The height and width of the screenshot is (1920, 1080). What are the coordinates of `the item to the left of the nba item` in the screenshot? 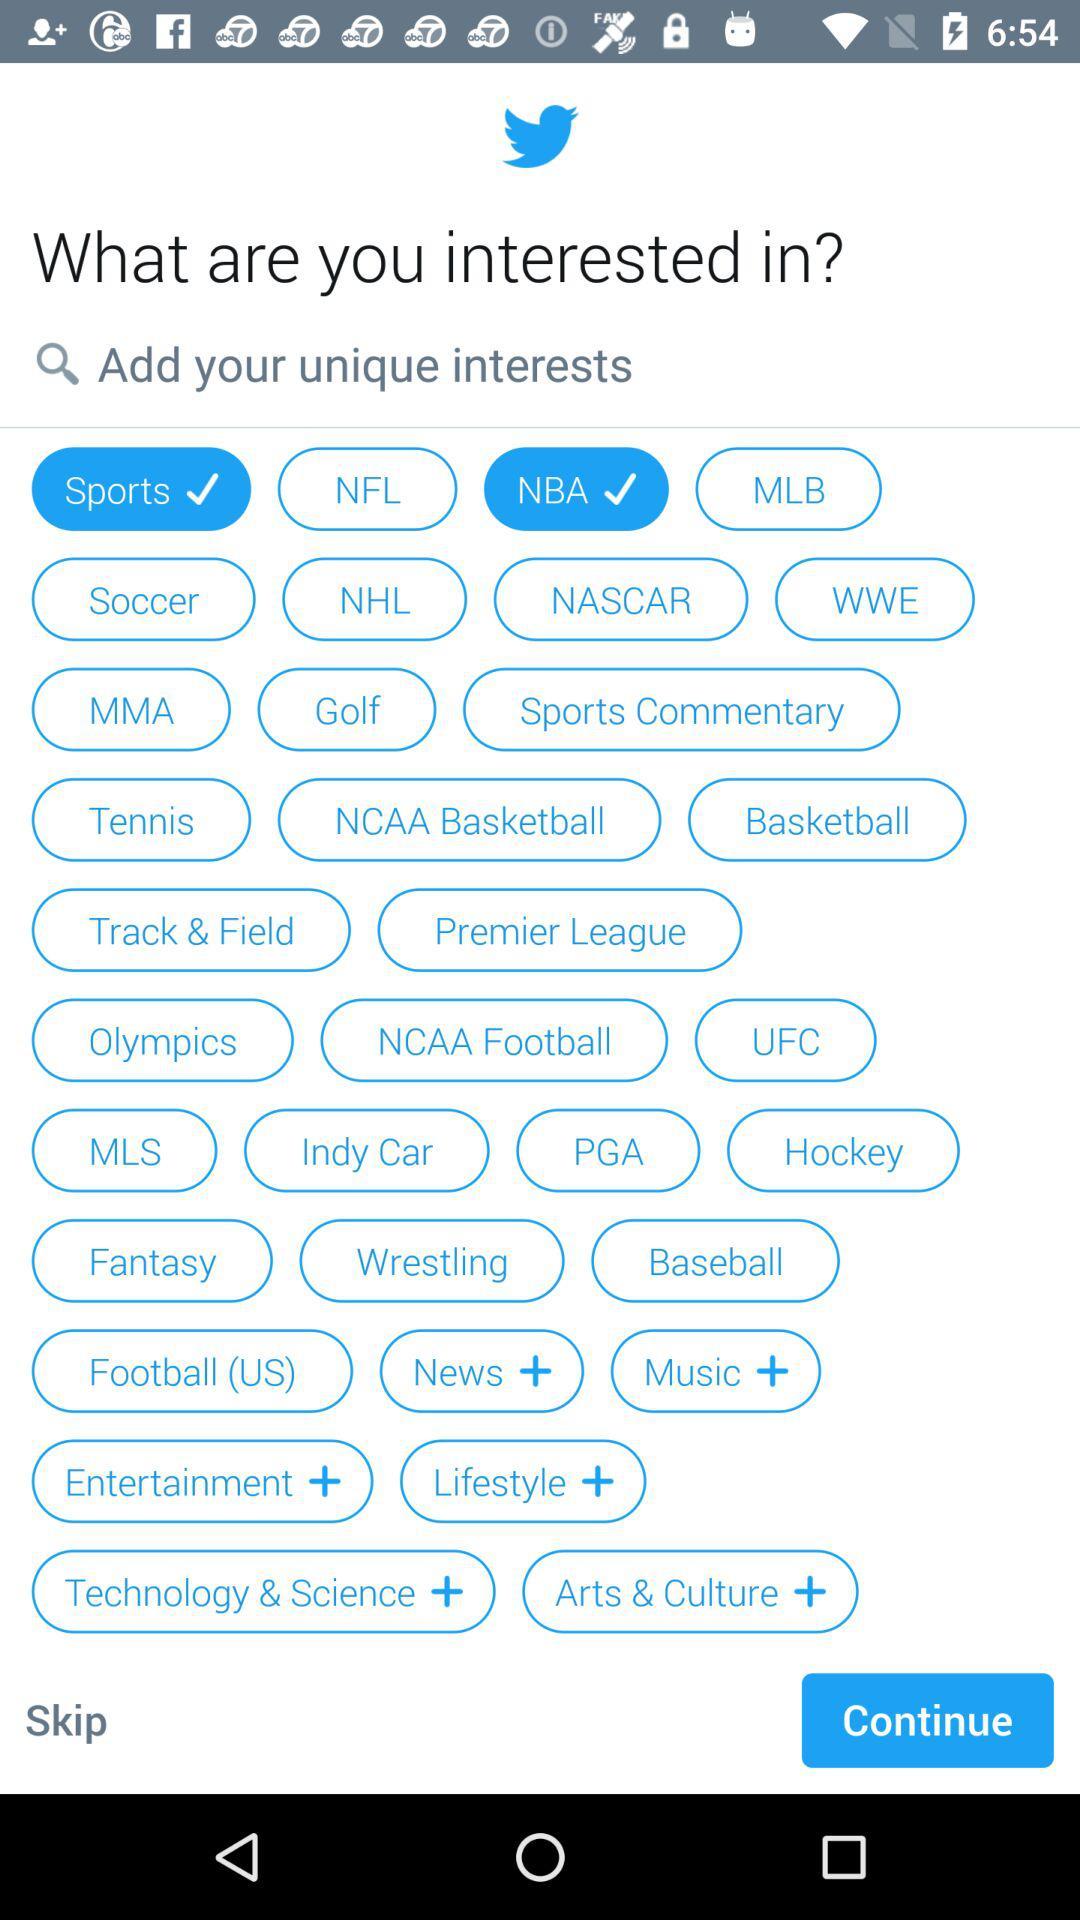 It's located at (367, 489).